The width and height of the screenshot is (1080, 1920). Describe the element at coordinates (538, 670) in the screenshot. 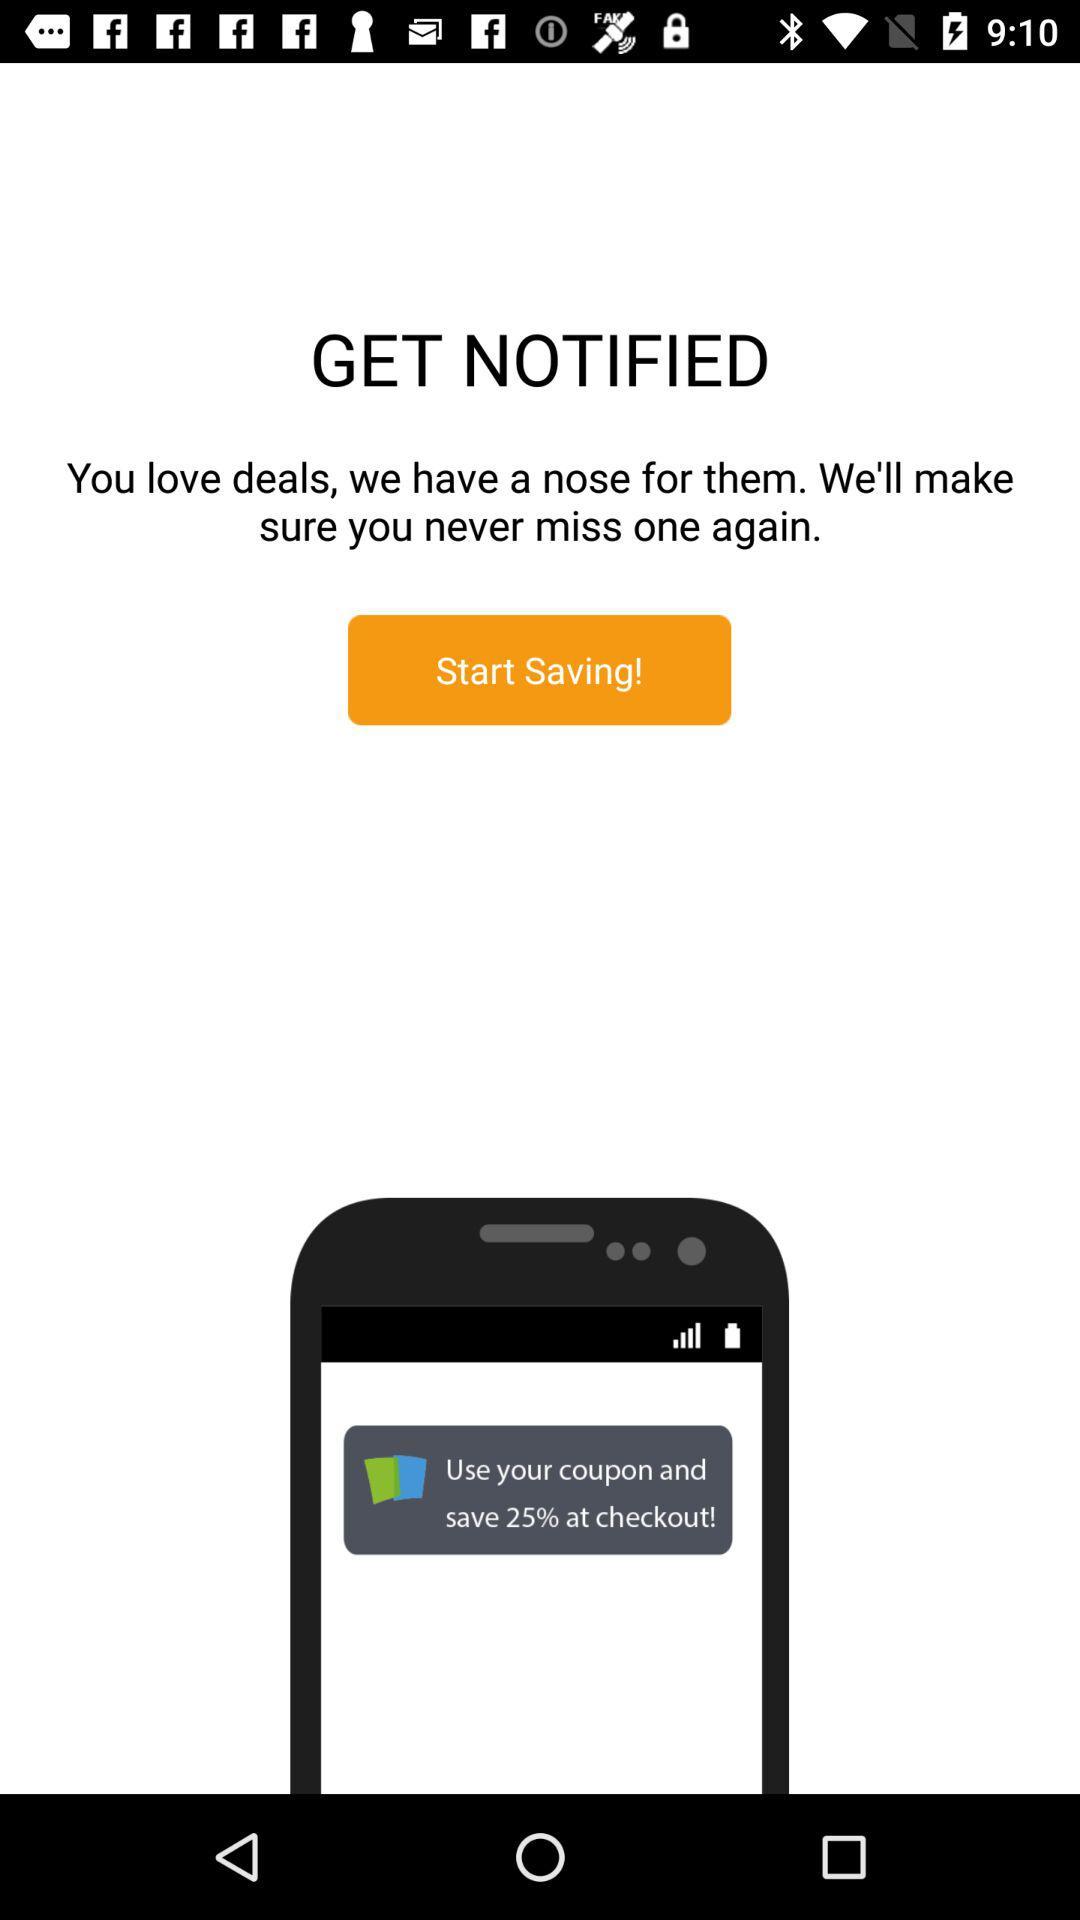

I see `start saving! item` at that location.